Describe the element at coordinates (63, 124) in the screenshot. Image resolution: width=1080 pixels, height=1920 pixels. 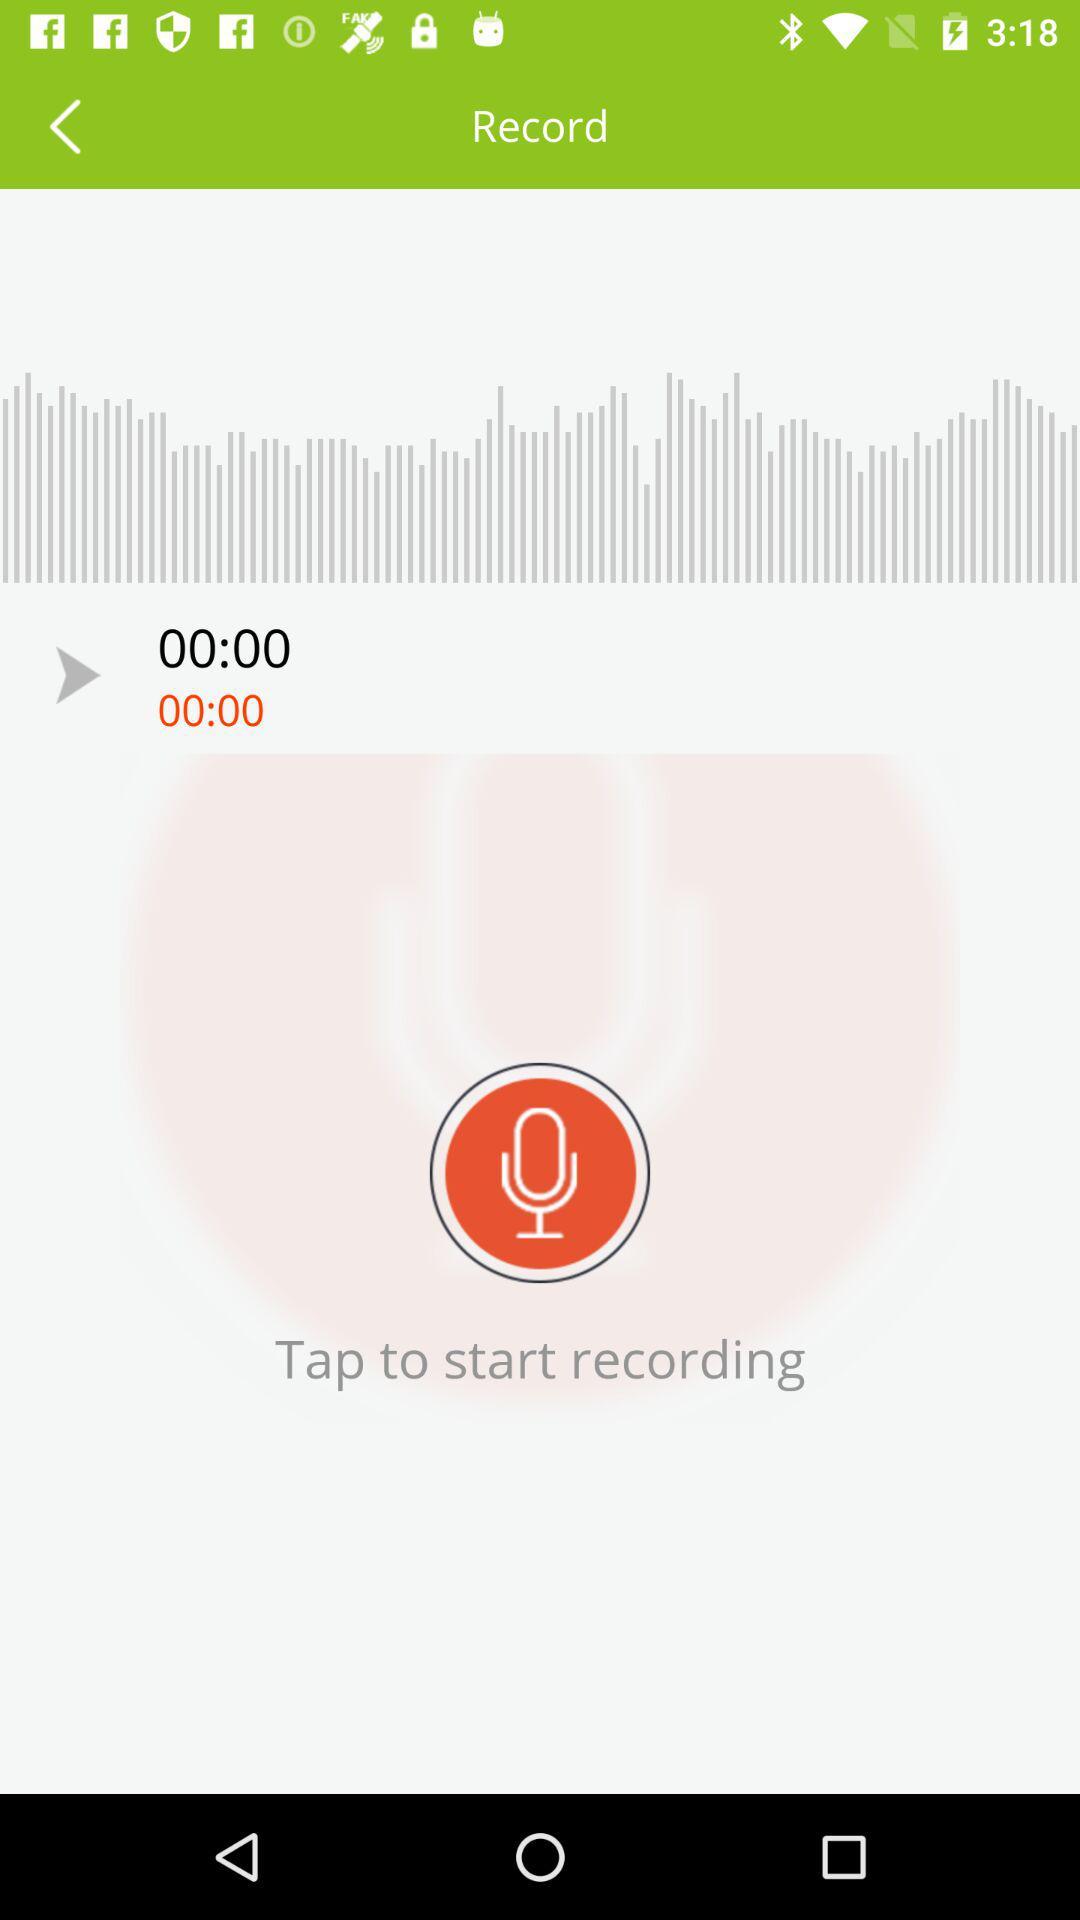
I see `go back` at that location.